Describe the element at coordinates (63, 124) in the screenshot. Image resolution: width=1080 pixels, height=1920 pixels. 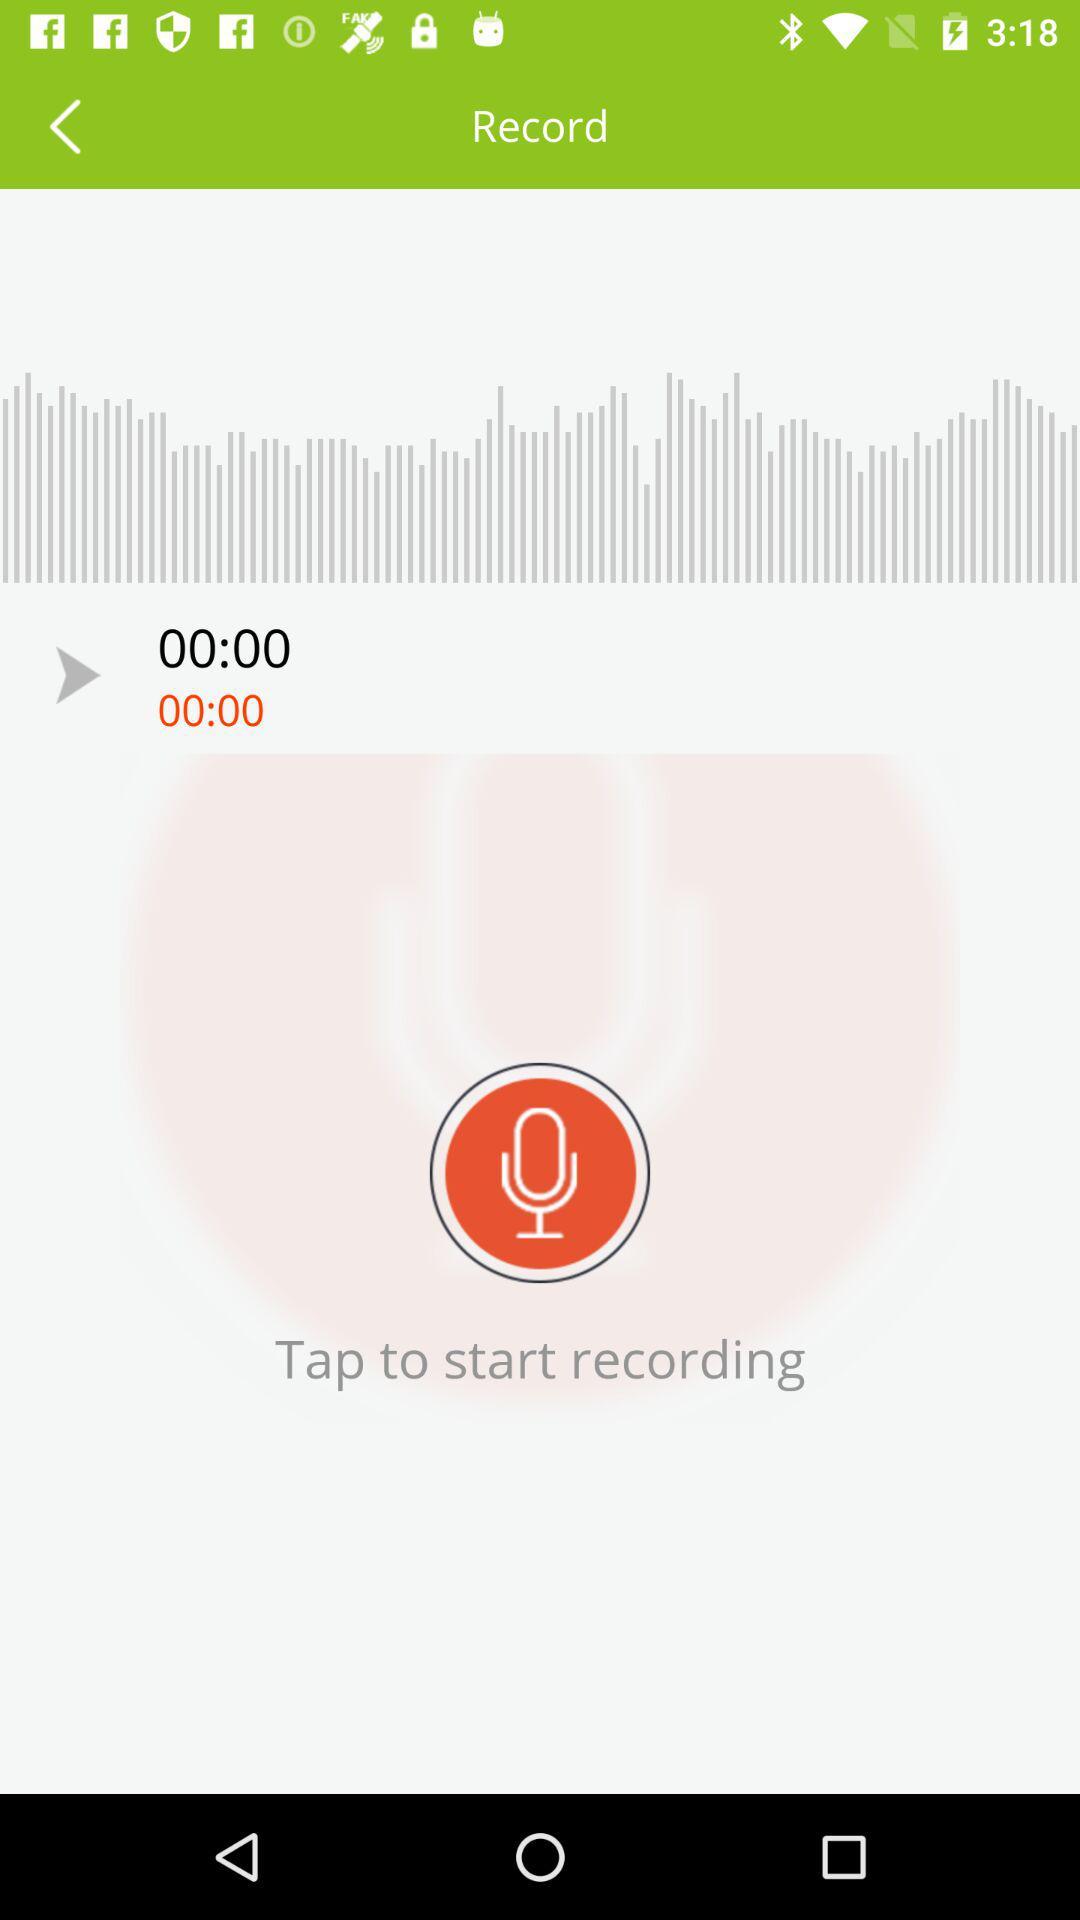
I see `go back` at that location.